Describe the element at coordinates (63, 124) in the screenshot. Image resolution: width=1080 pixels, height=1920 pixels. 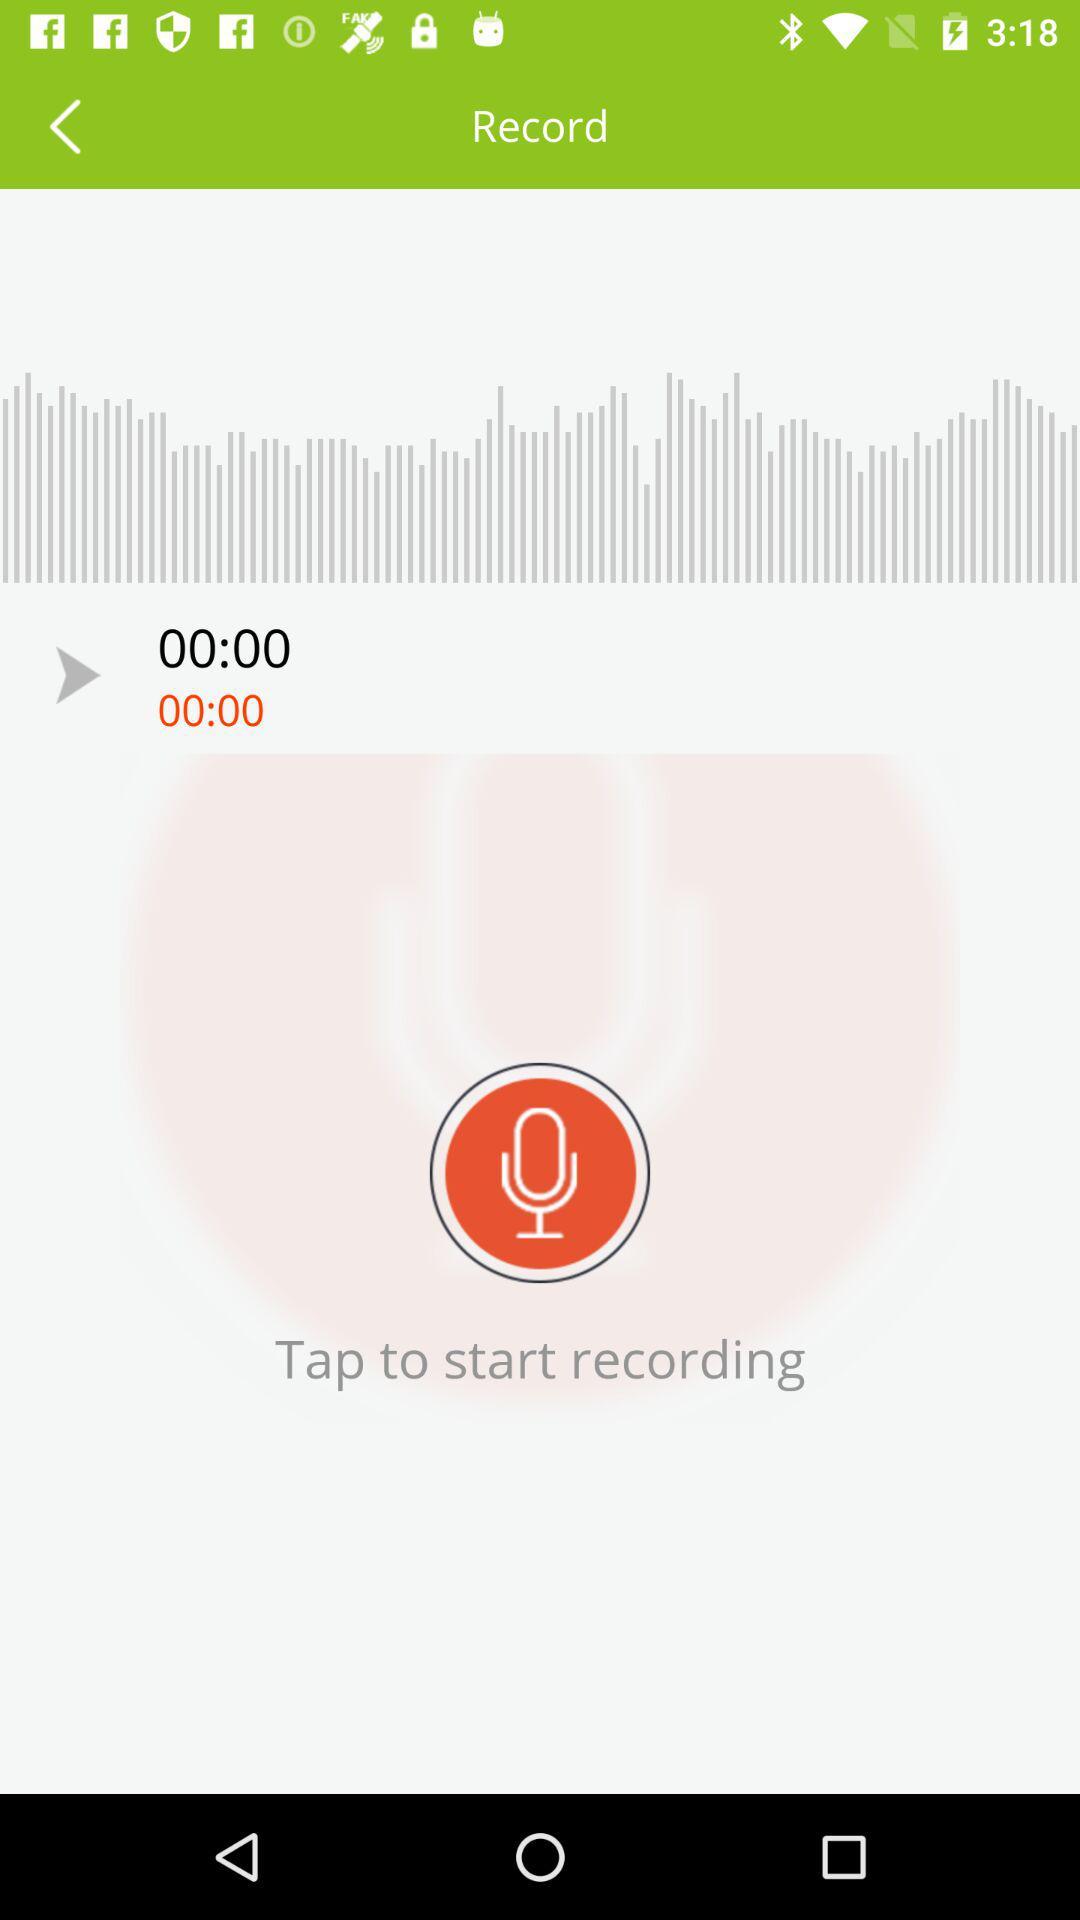
I see `go back` at that location.